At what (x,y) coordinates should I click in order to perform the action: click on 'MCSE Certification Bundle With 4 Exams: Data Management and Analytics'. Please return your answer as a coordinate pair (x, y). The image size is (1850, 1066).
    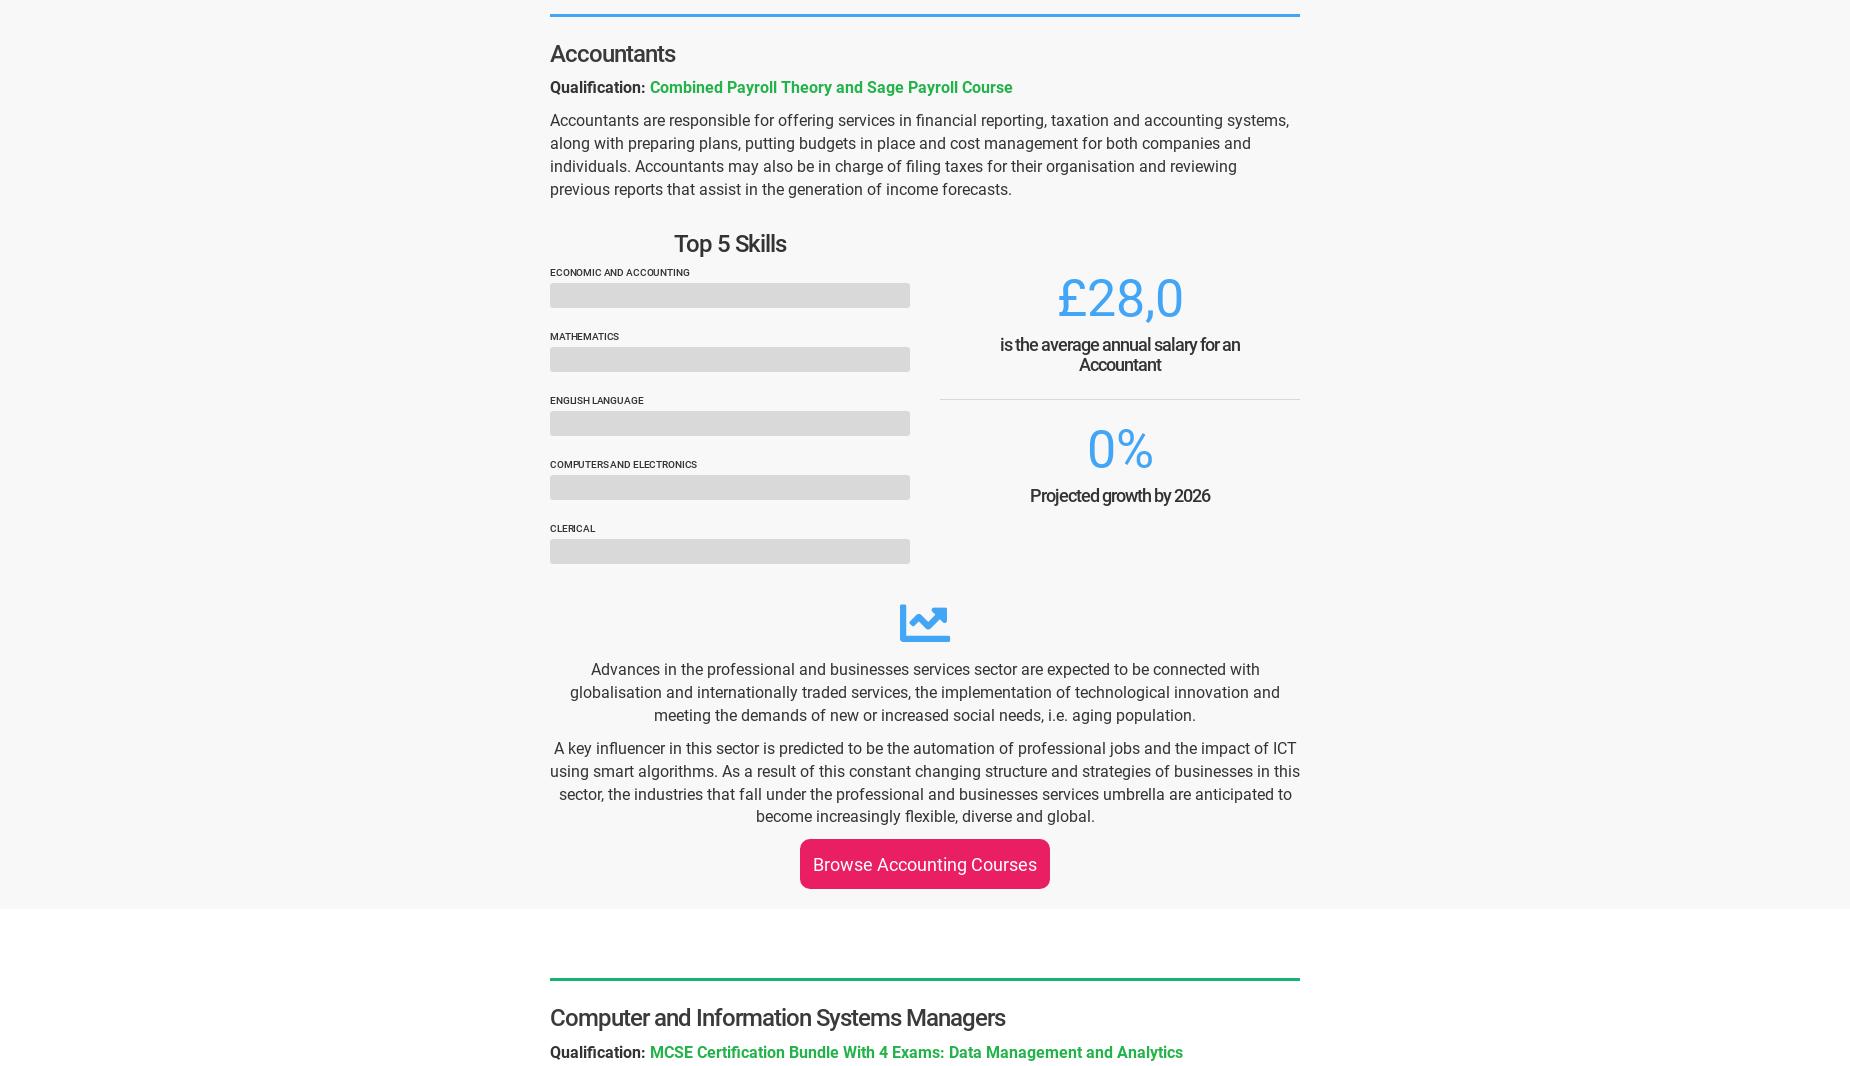
    Looking at the image, I should click on (916, 1051).